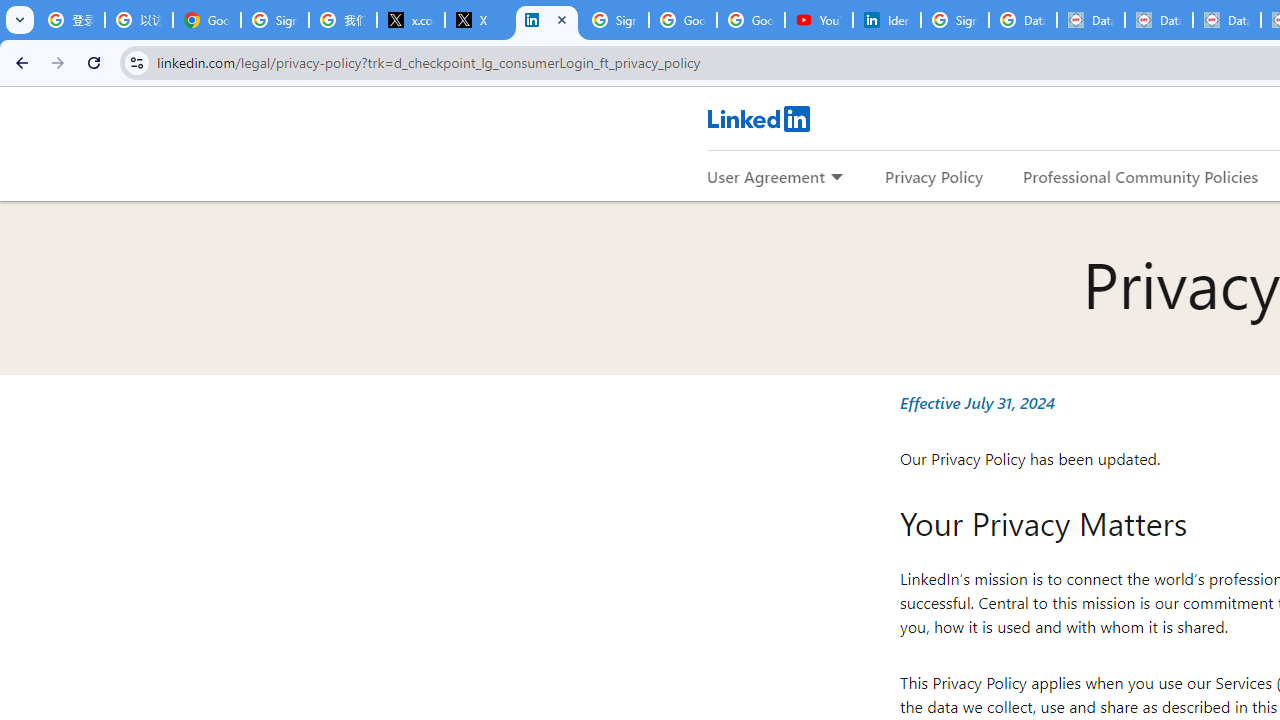  I want to click on 'Privacy Policy', so click(933, 175).